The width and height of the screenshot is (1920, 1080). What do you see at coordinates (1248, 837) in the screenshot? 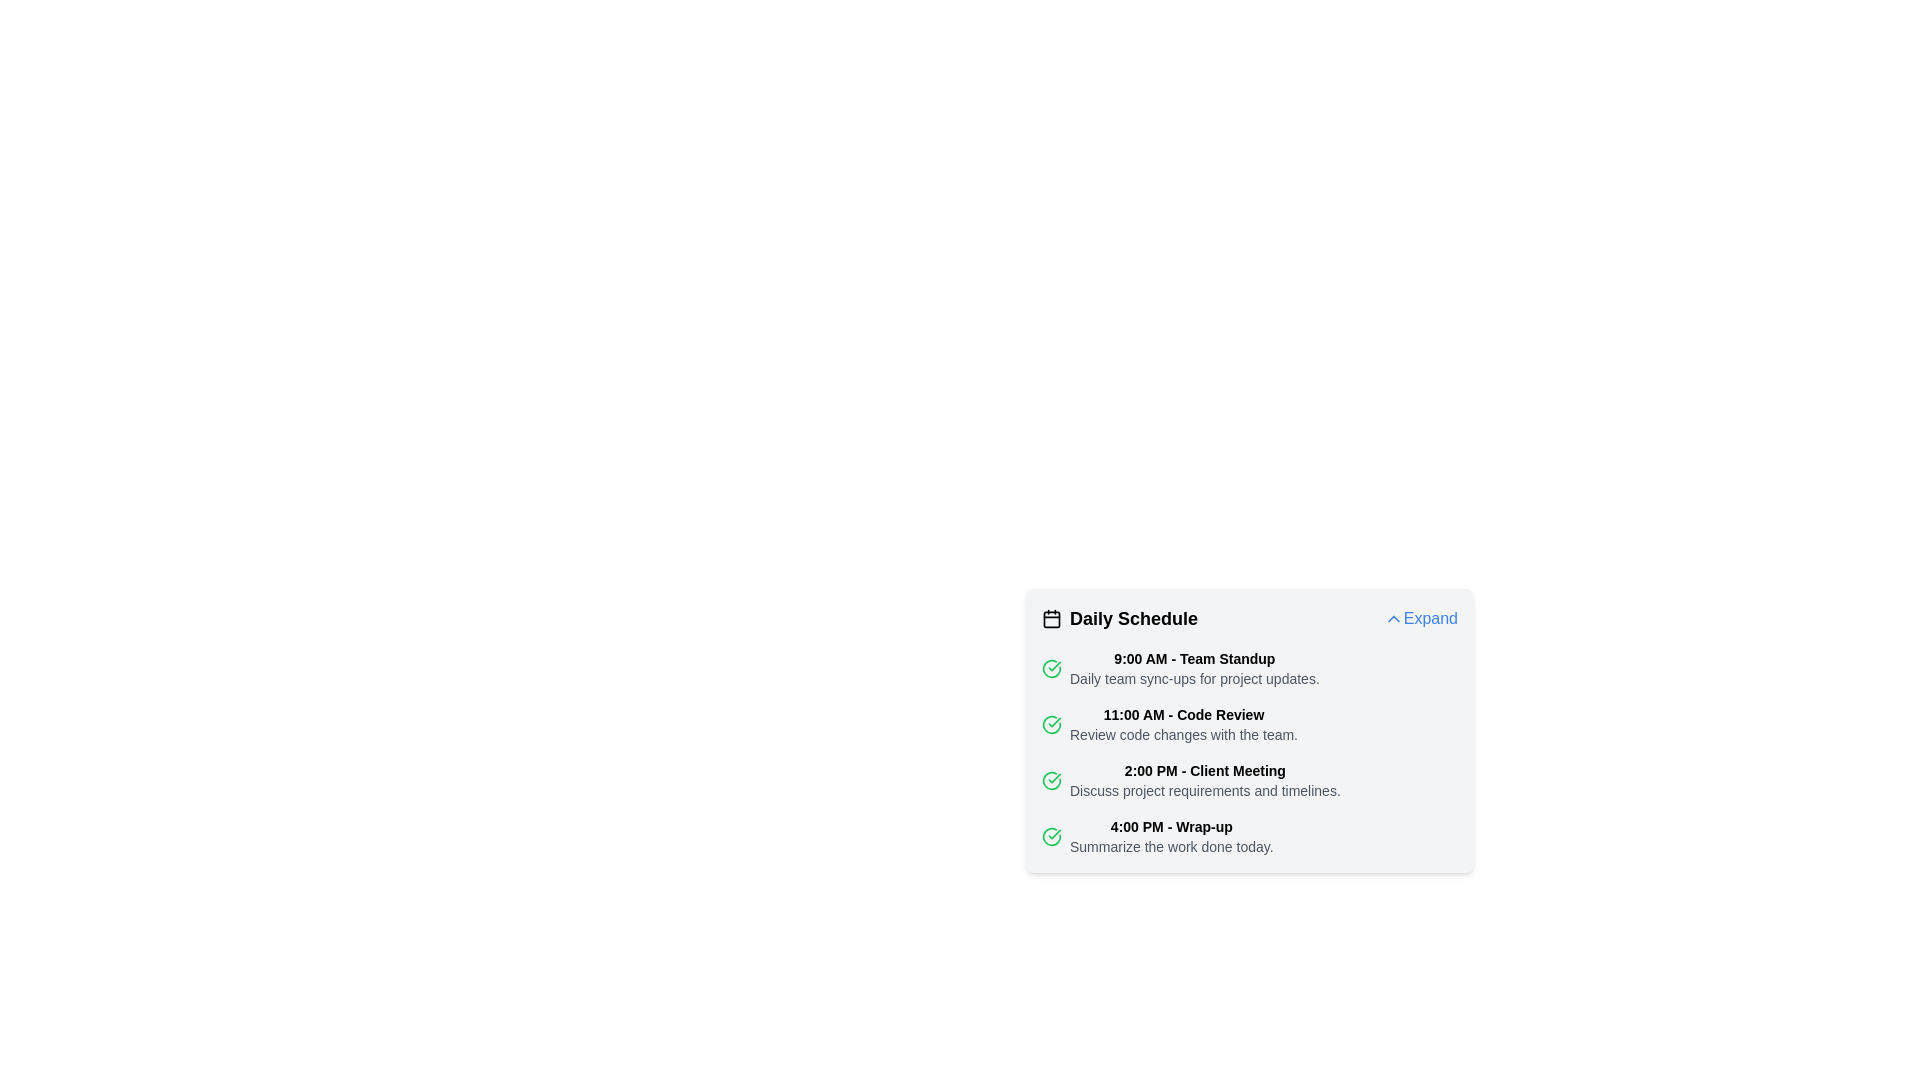
I see `the scheduled event list item that displays '4:00 PM - Wrap-up' along with its subtext 'Summarize the work done today.'` at bounding box center [1248, 837].